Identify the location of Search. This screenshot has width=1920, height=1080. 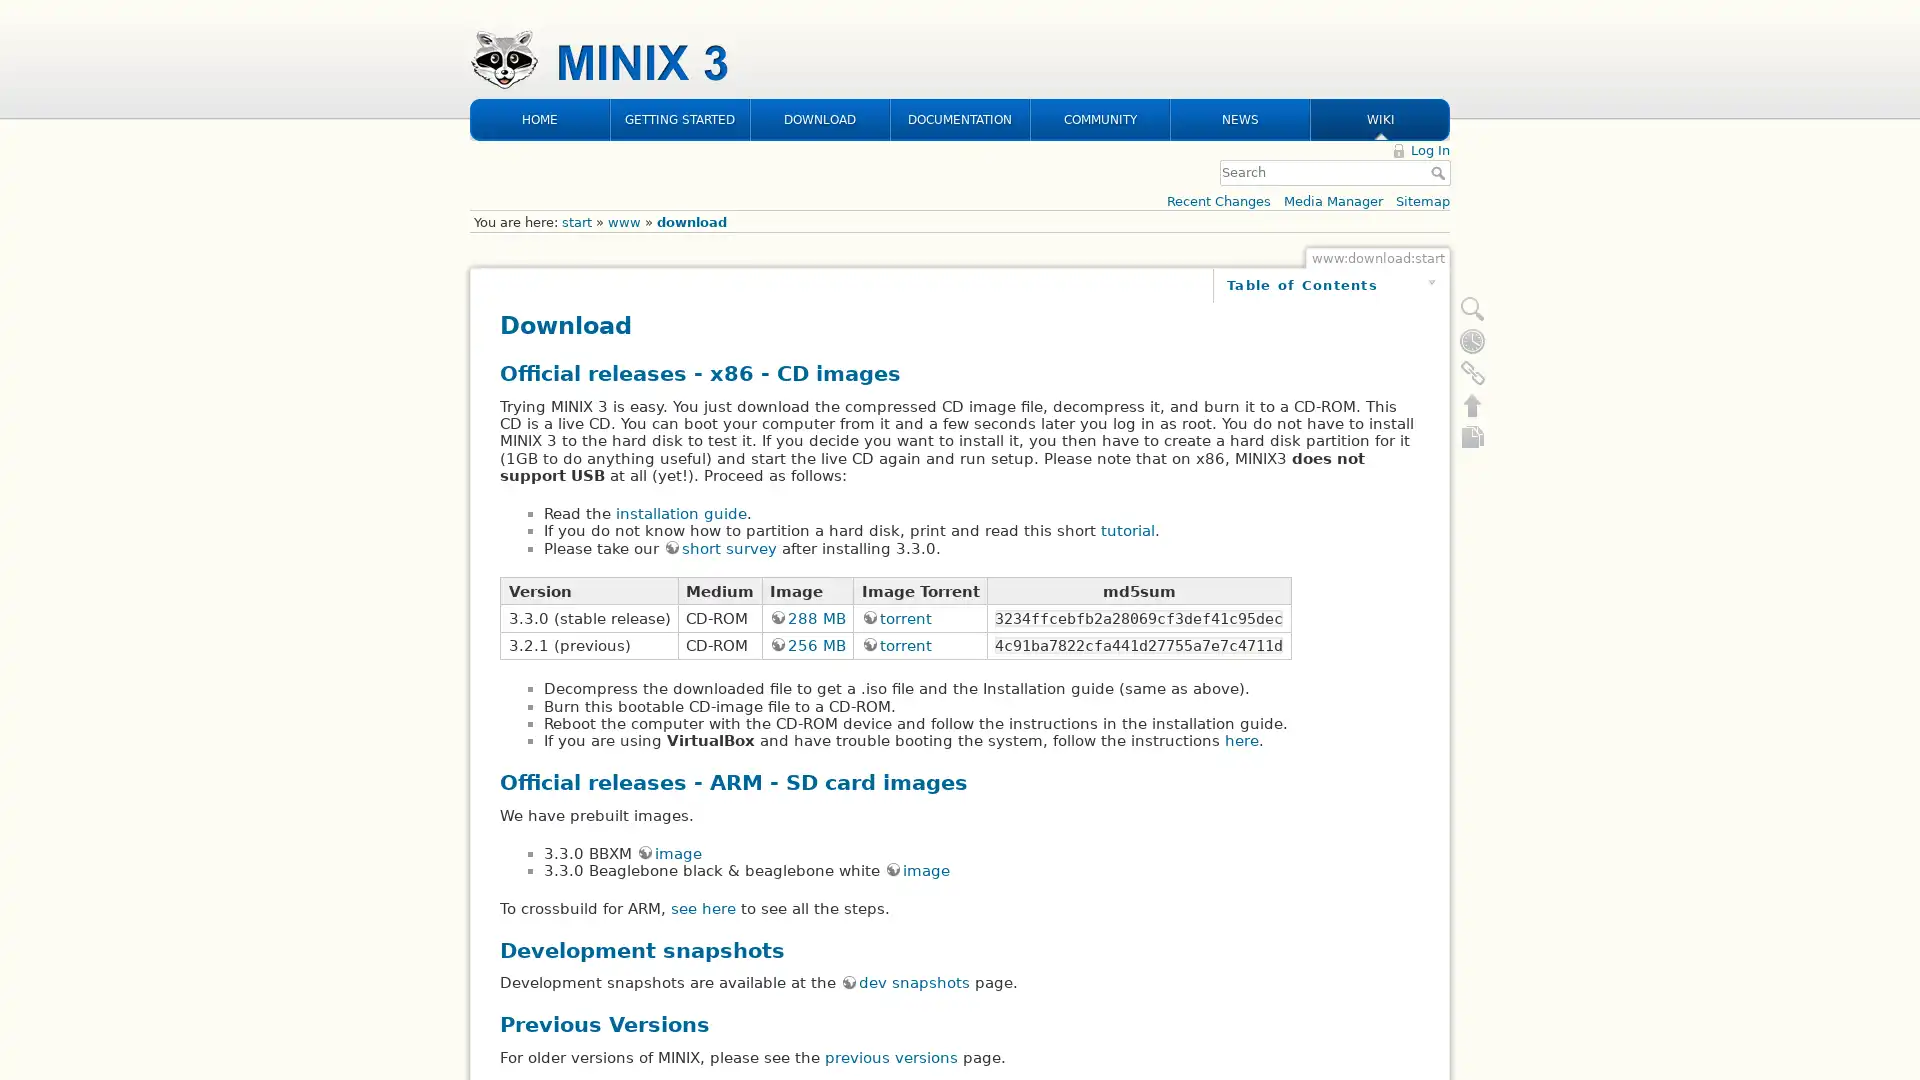
(1440, 42).